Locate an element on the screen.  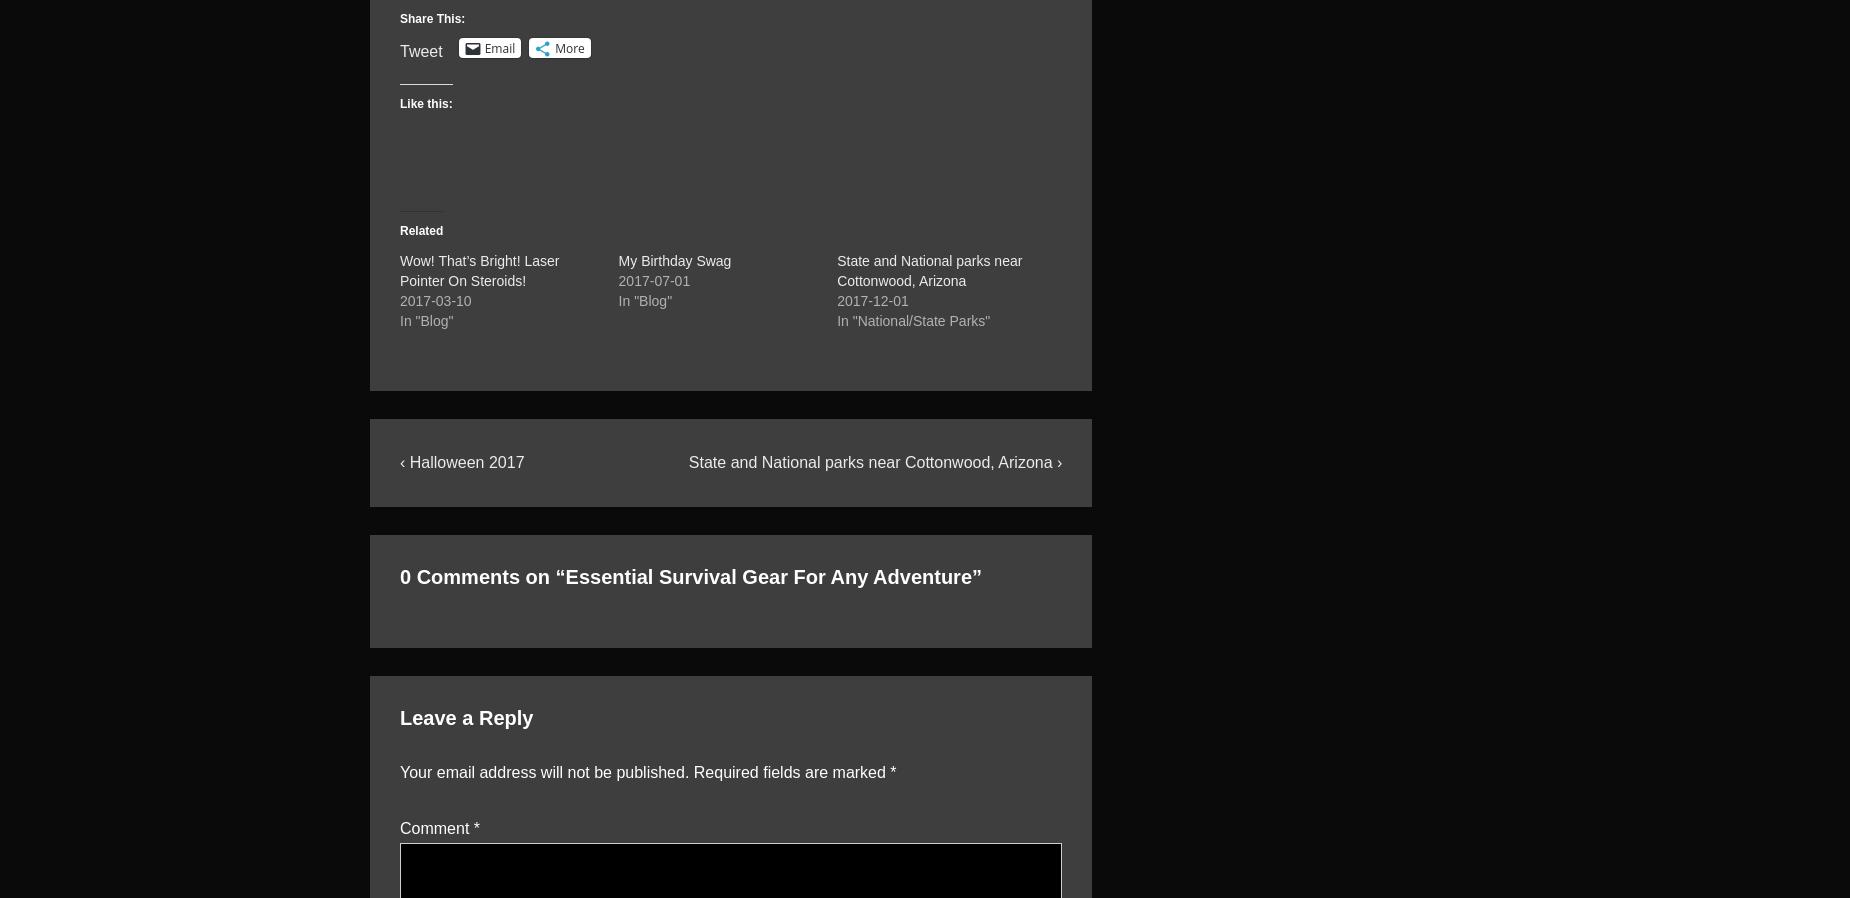
'Comment' is located at coordinates (435, 827).